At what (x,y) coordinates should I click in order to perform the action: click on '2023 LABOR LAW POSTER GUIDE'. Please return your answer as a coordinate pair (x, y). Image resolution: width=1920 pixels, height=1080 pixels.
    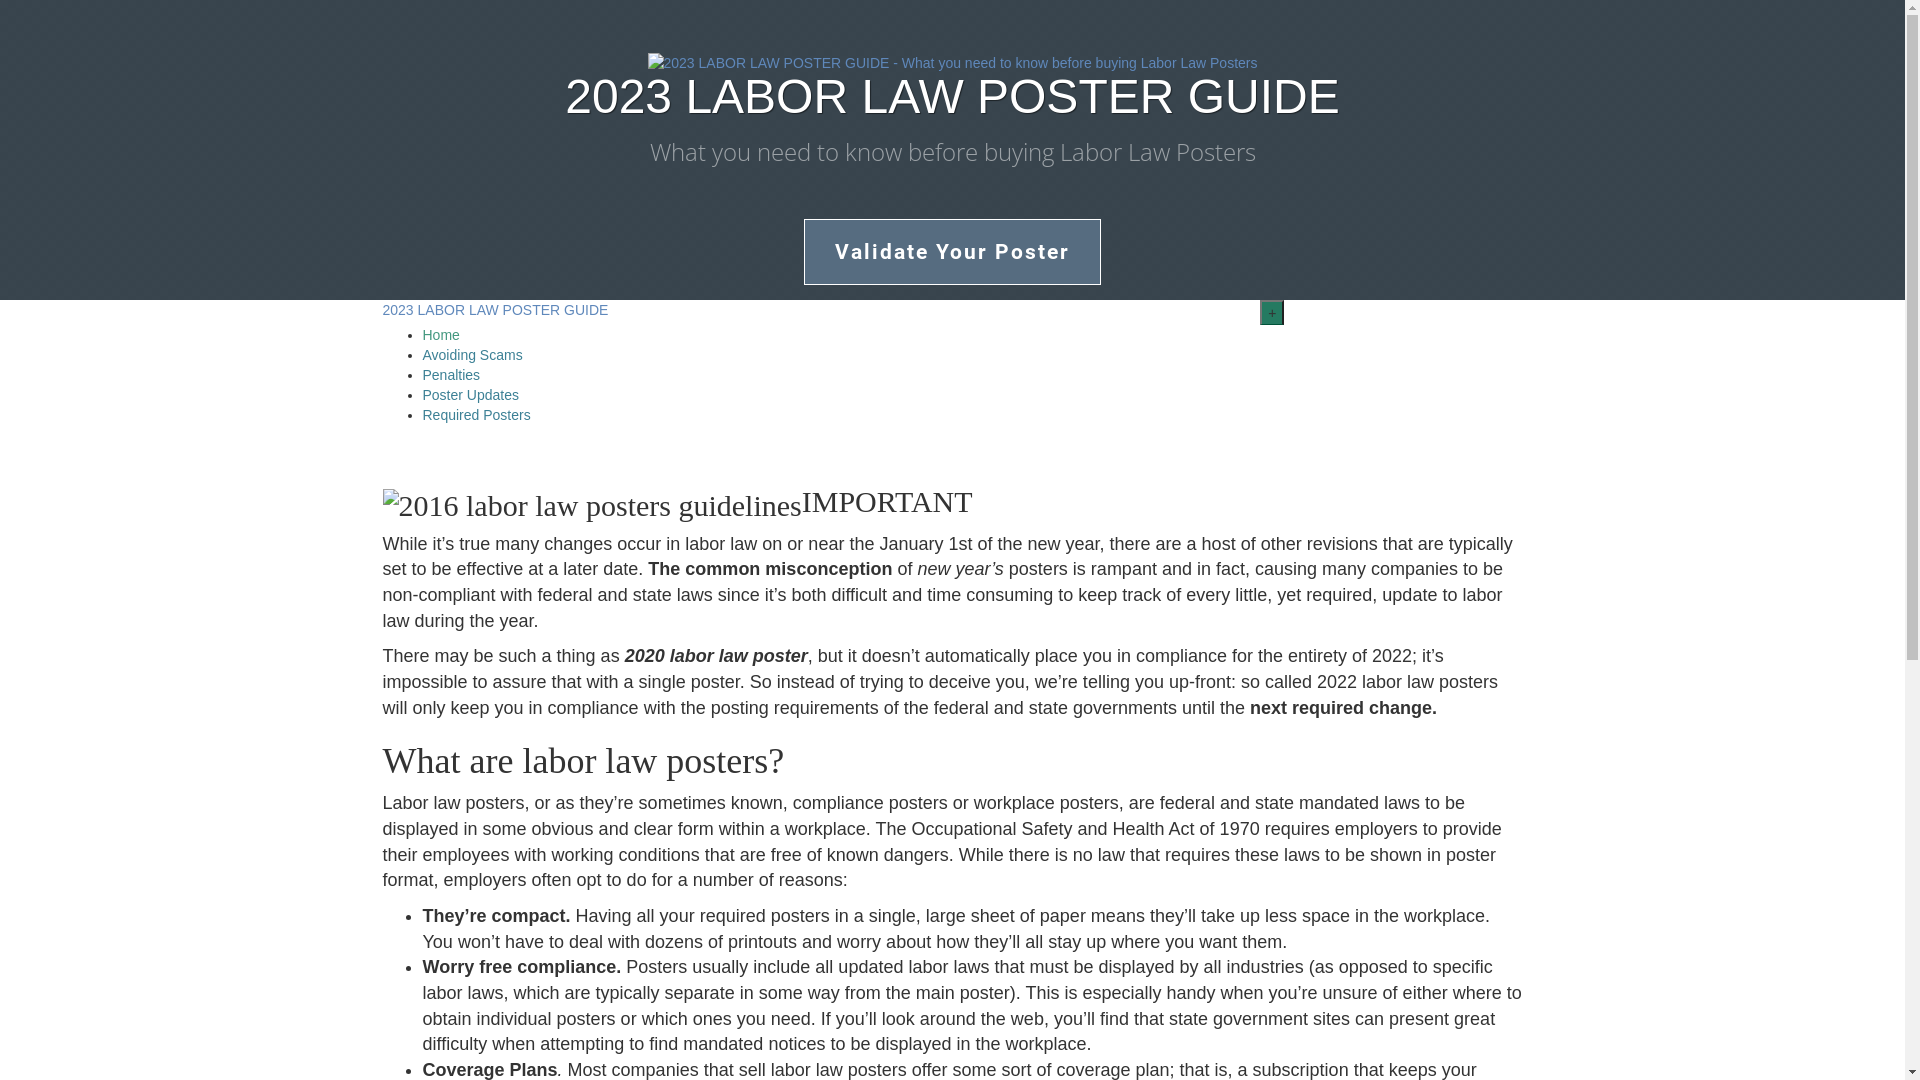
    Looking at the image, I should click on (494, 309).